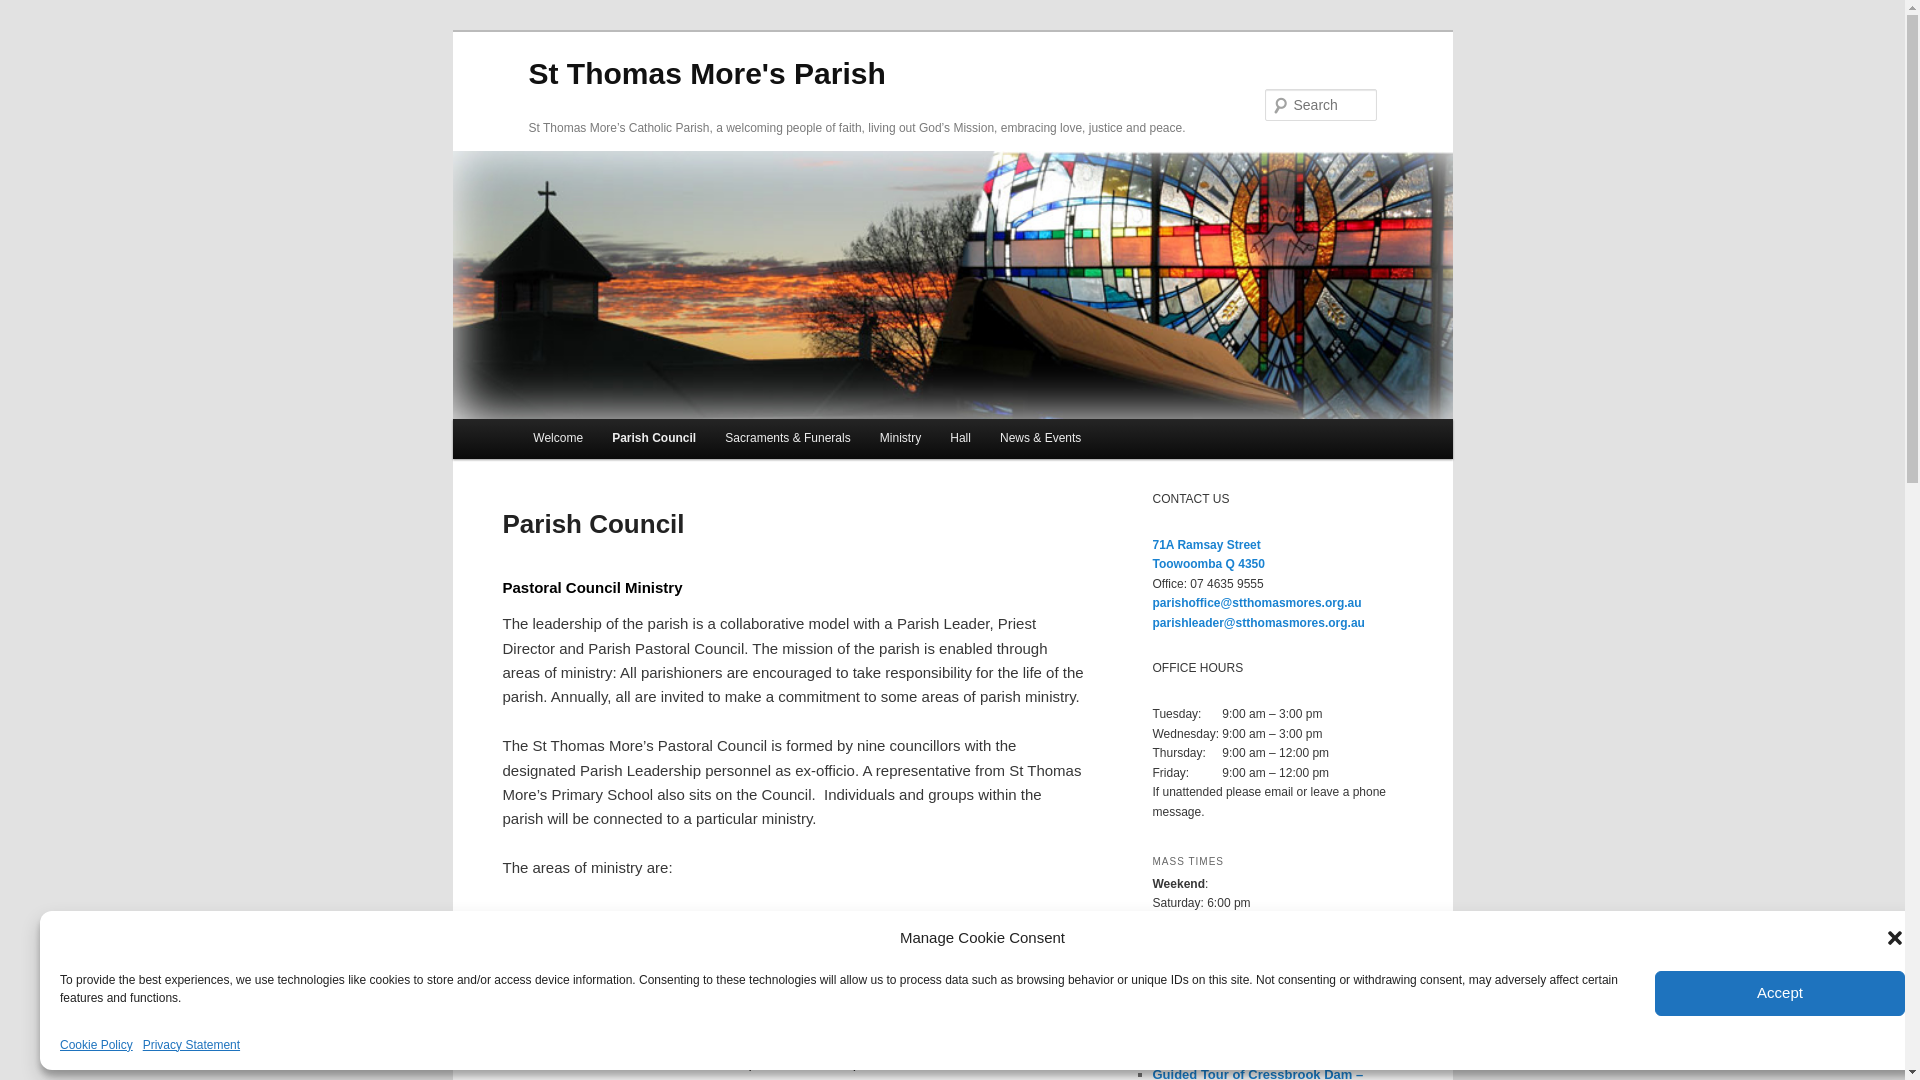  I want to click on 'Administration', so click(549, 940).